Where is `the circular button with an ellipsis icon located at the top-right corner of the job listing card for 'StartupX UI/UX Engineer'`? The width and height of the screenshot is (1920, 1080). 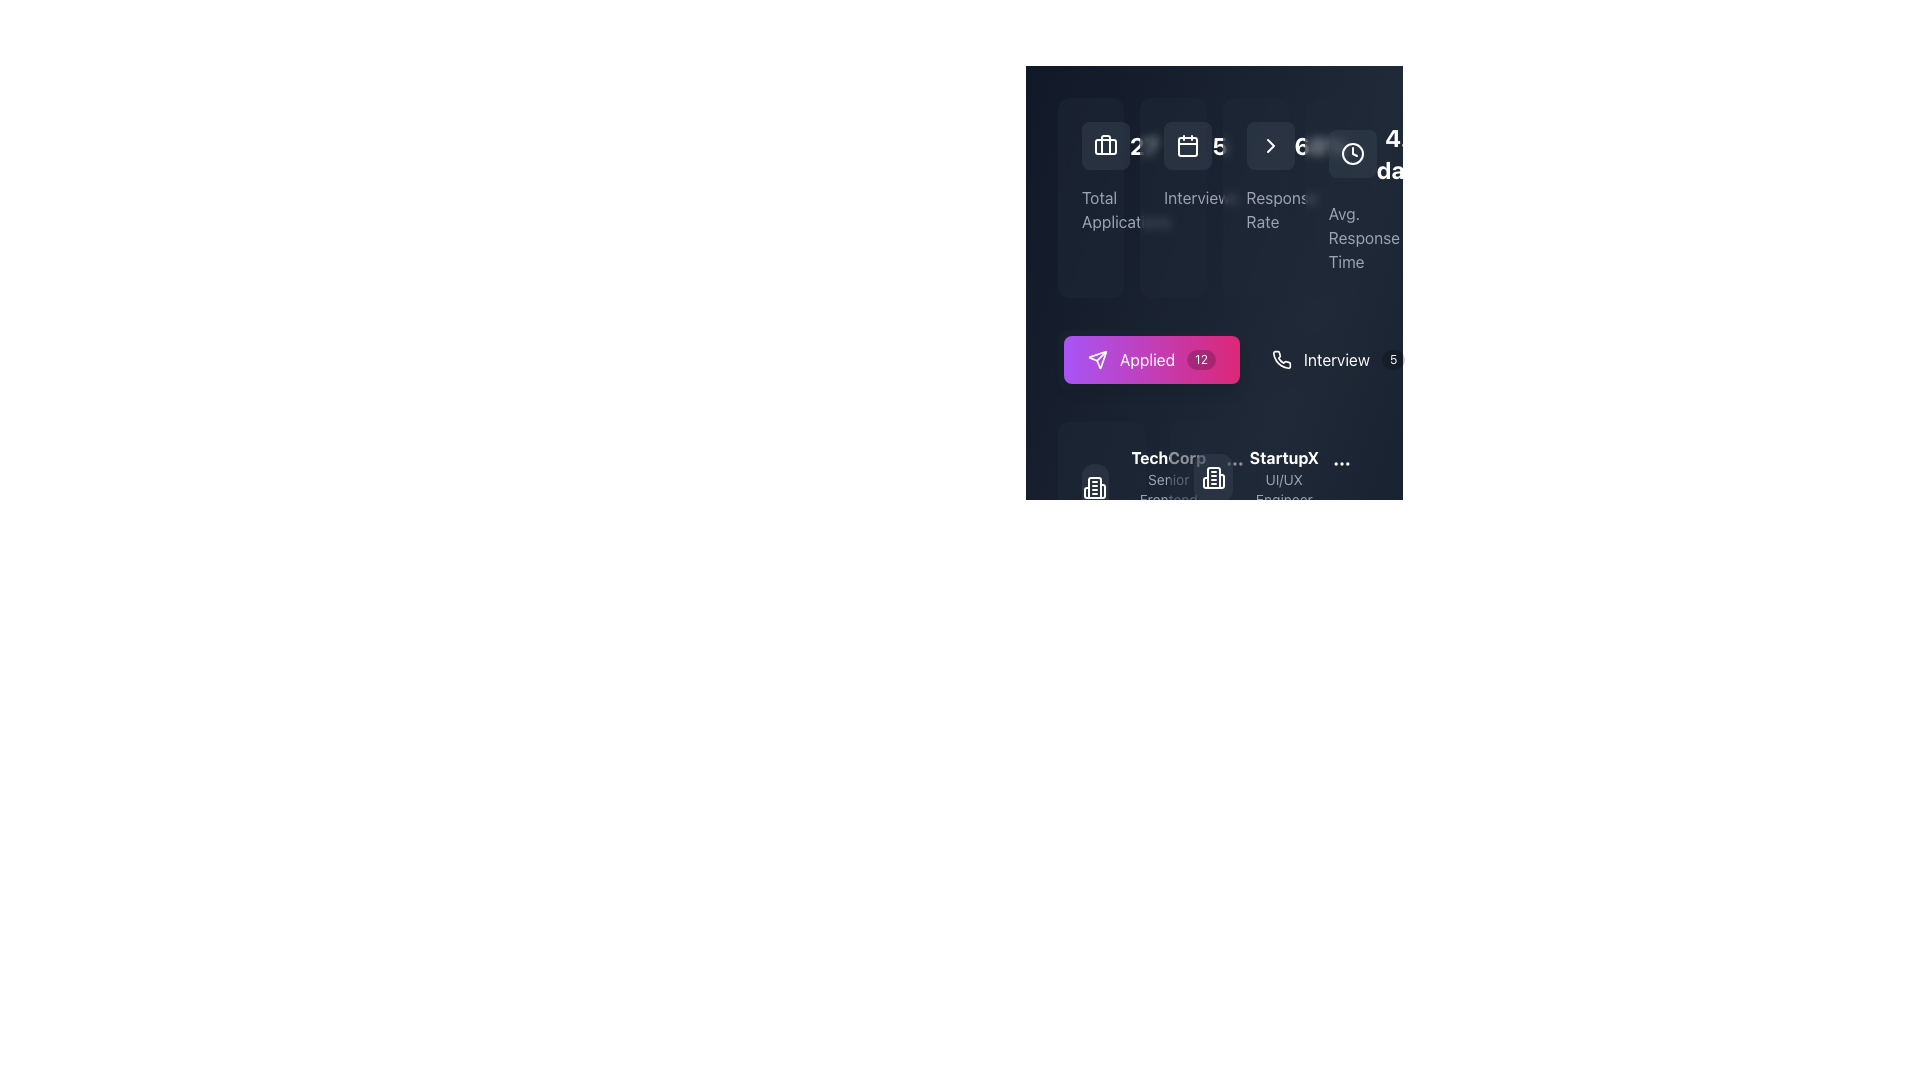 the circular button with an ellipsis icon located at the top-right corner of the job listing card for 'StartupX UI/UX Engineer' is located at coordinates (1341, 463).